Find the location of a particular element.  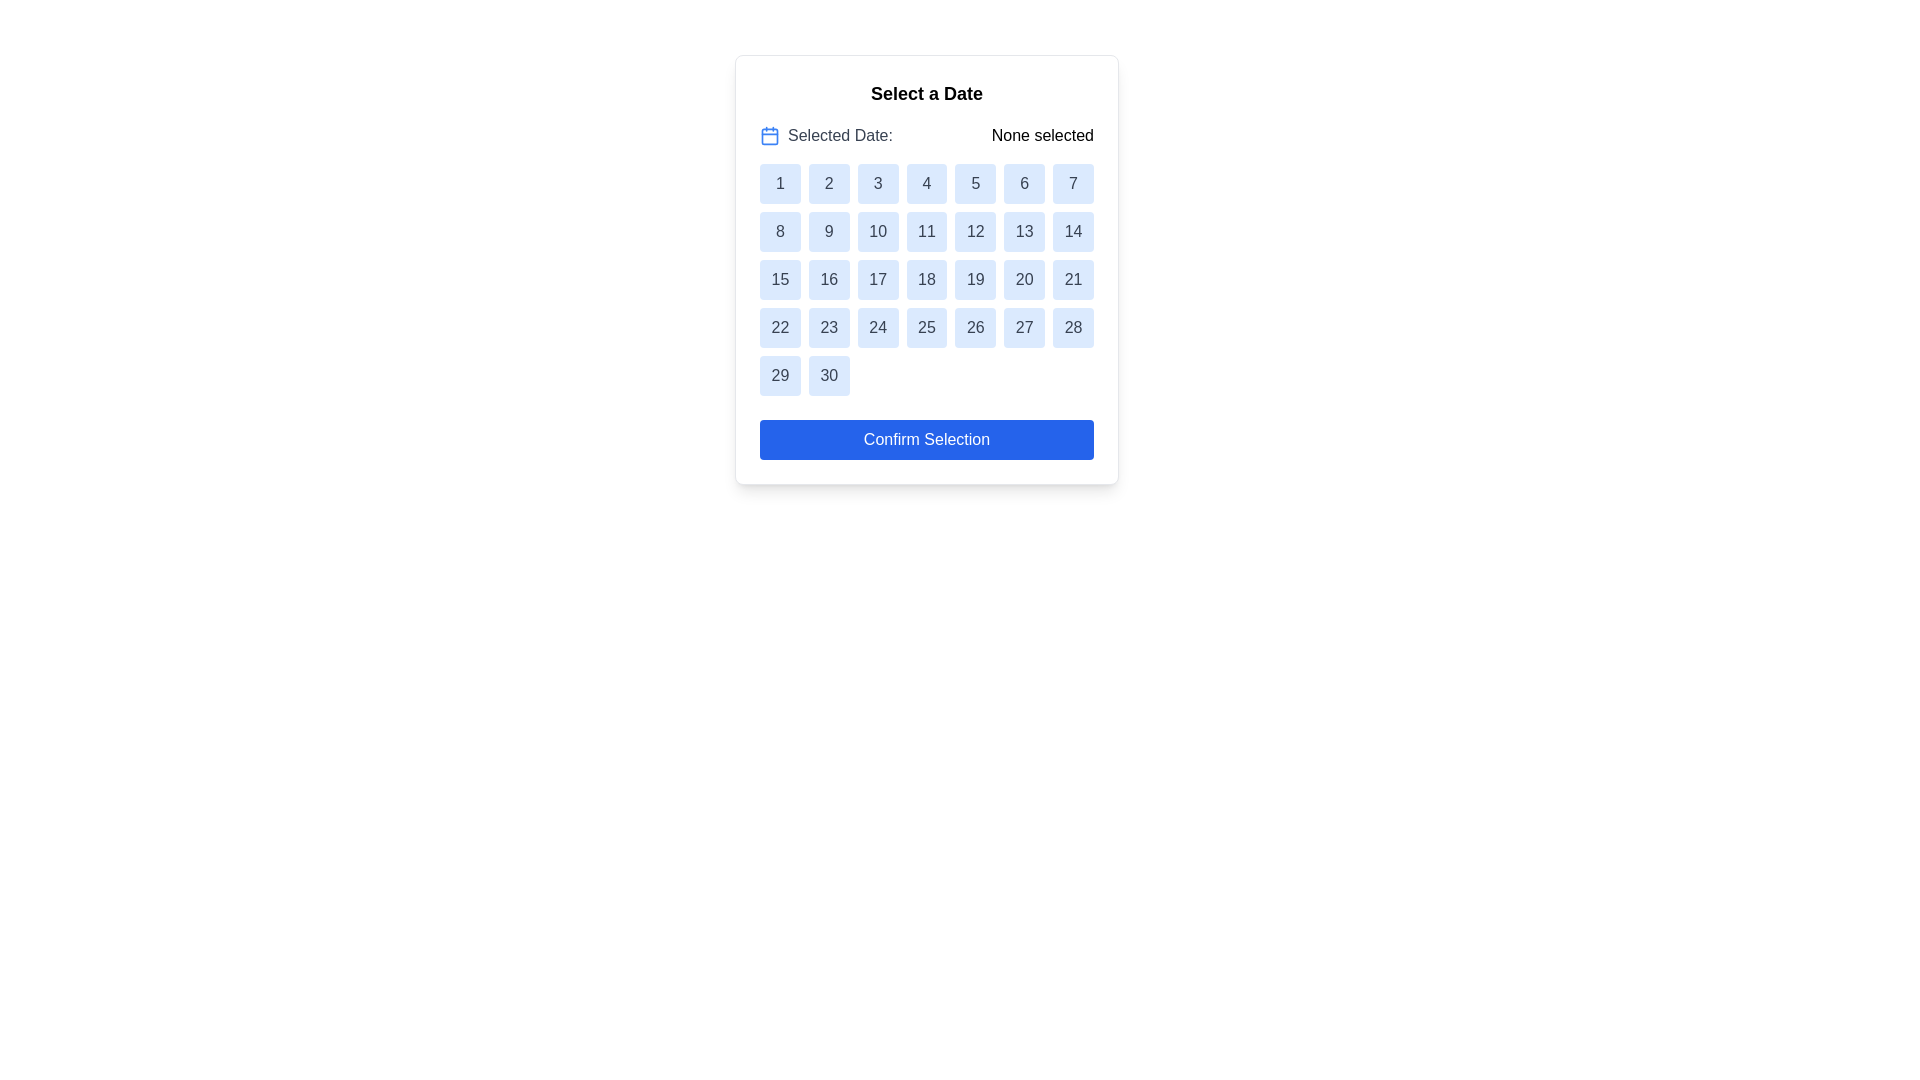

the Label with icon that indicates the date selection section, located in the upper section of the panel is located at coordinates (826, 135).